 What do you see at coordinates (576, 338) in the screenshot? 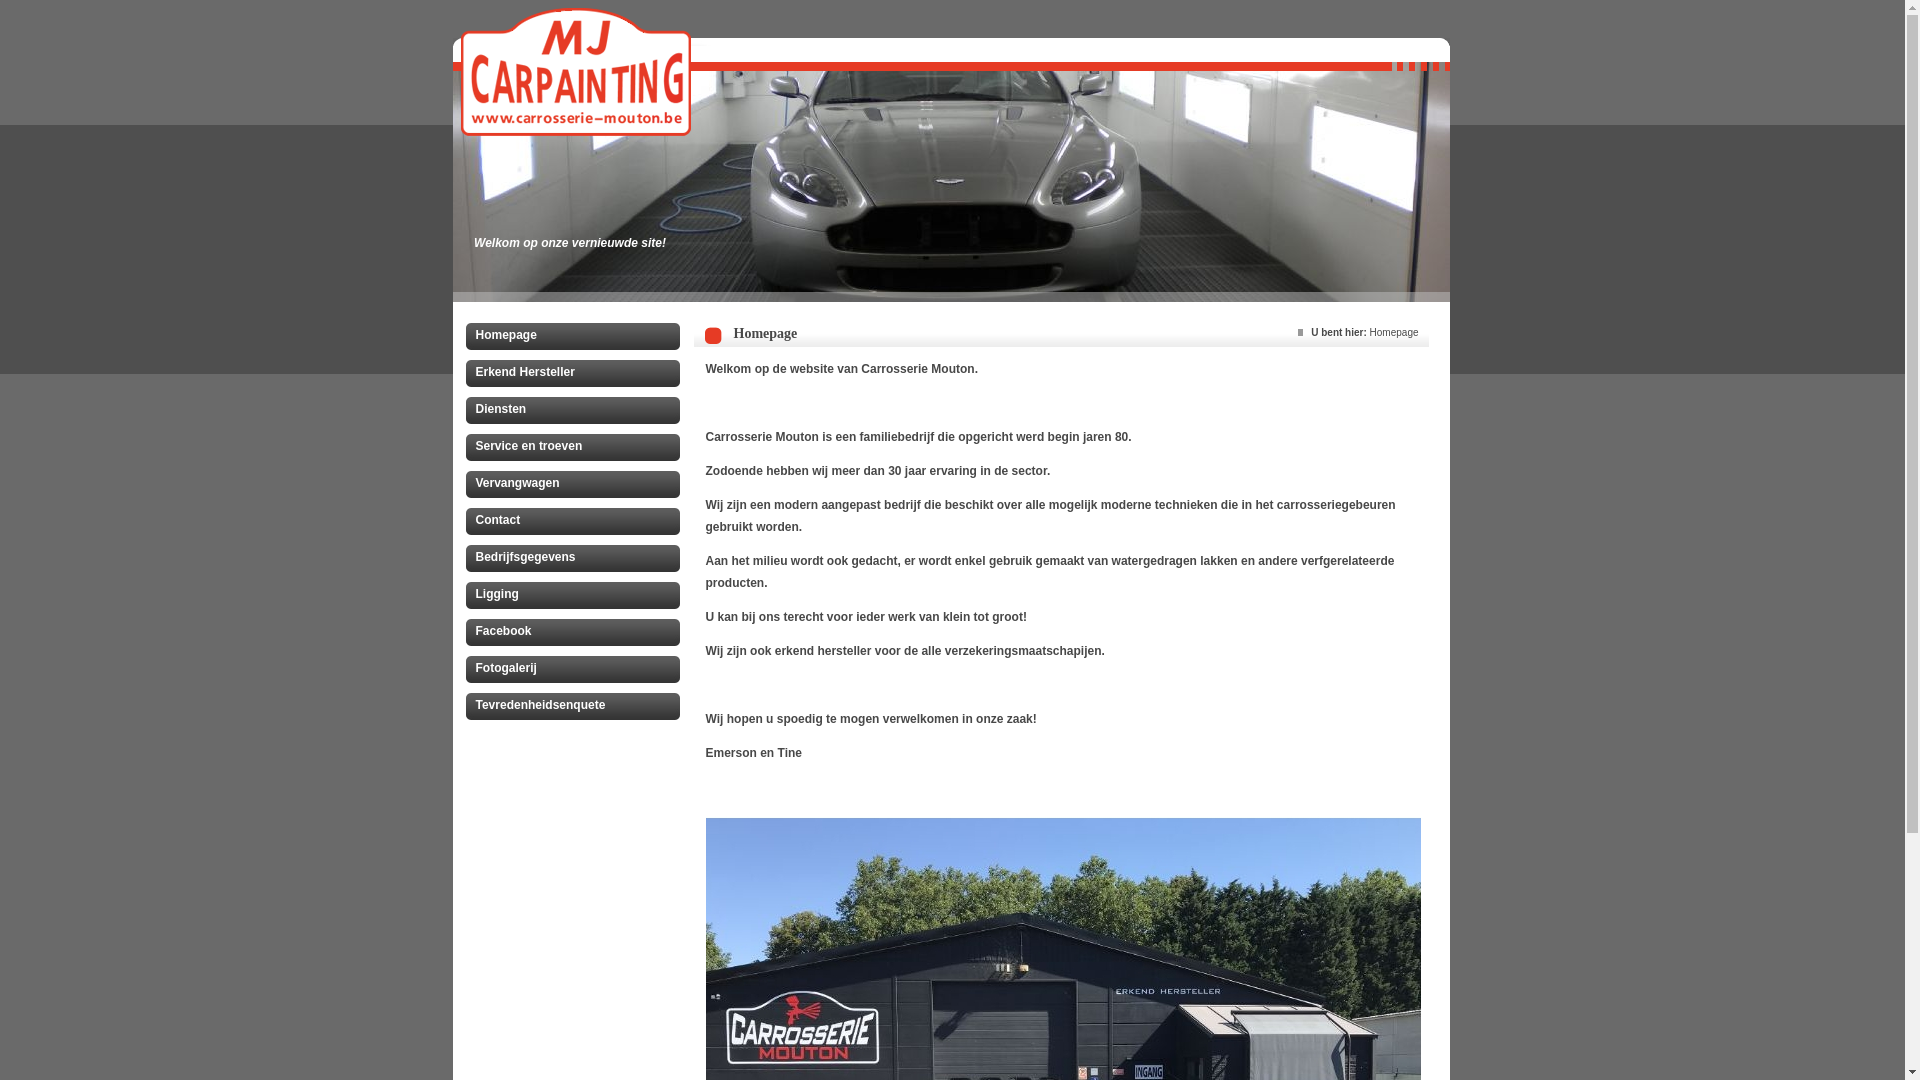
I see `'Homepage'` at bounding box center [576, 338].